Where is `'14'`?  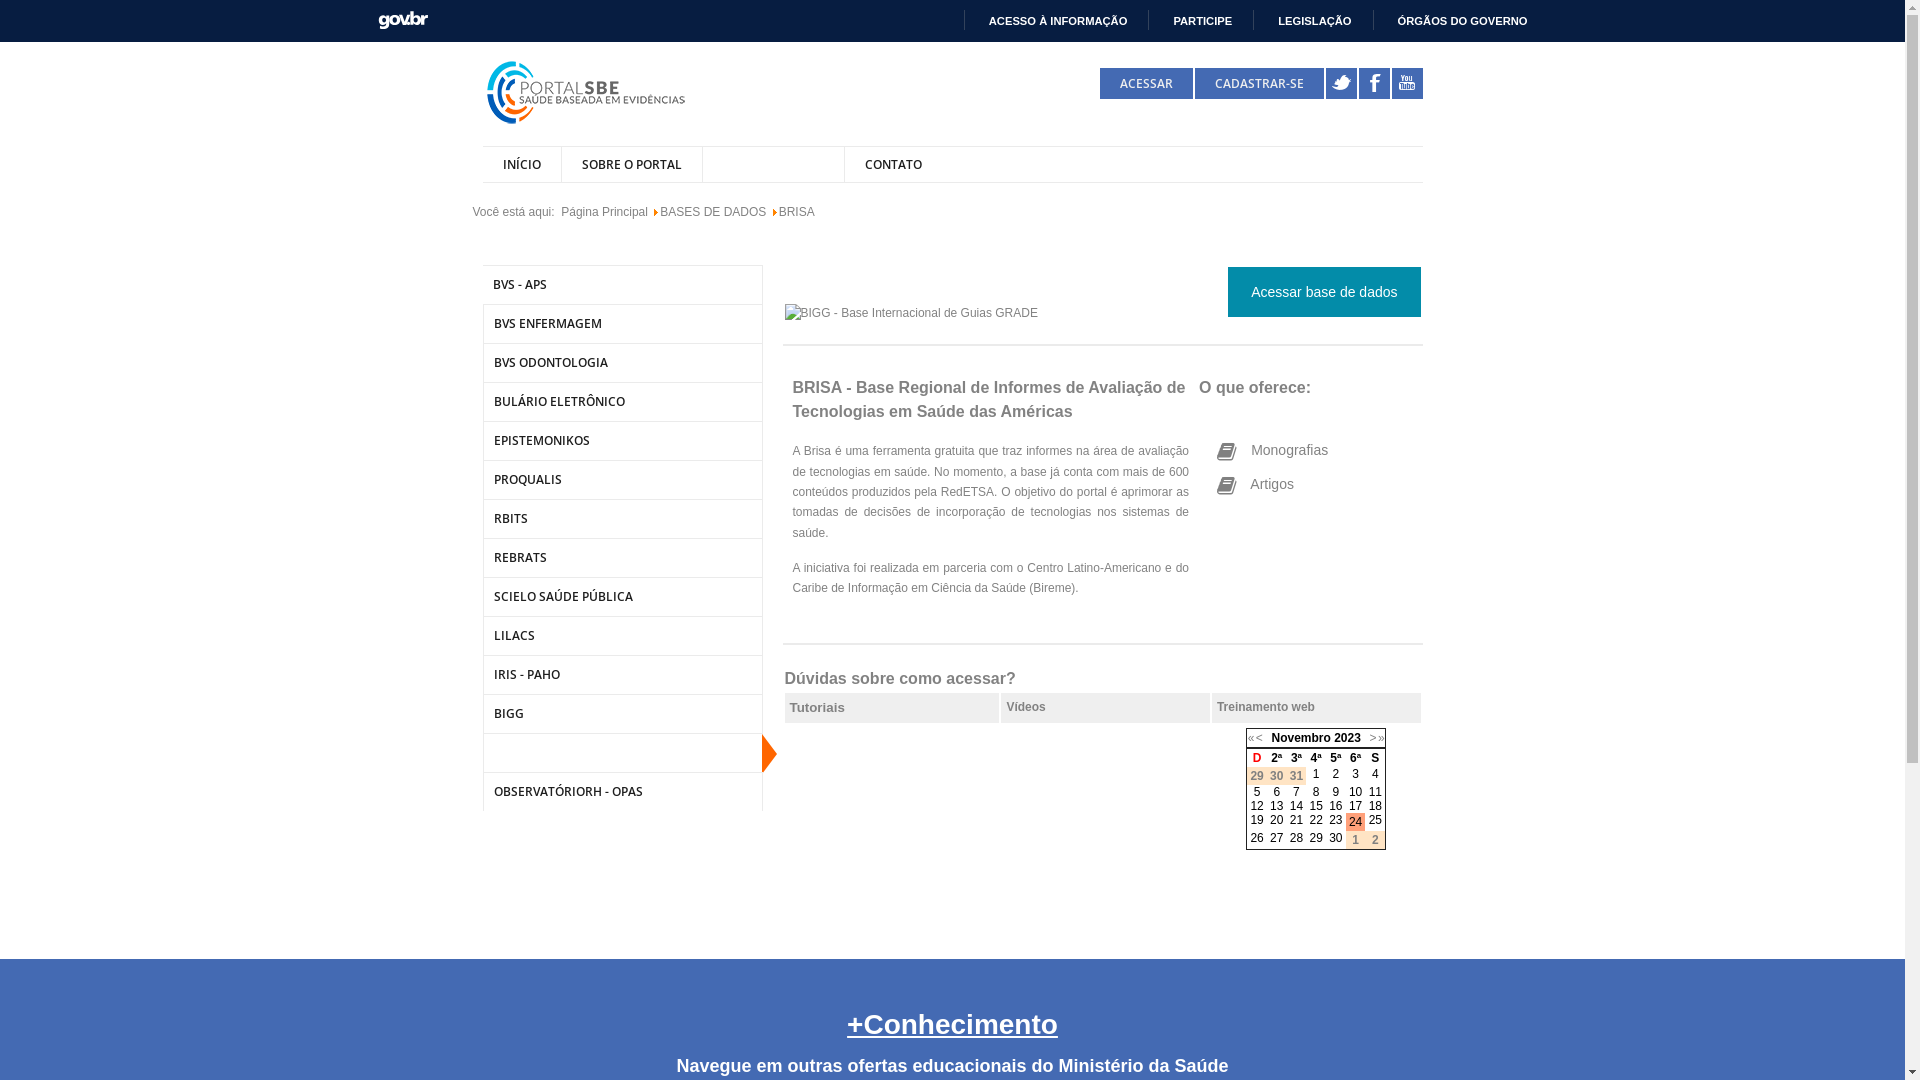 '14' is located at coordinates (1296, 805).